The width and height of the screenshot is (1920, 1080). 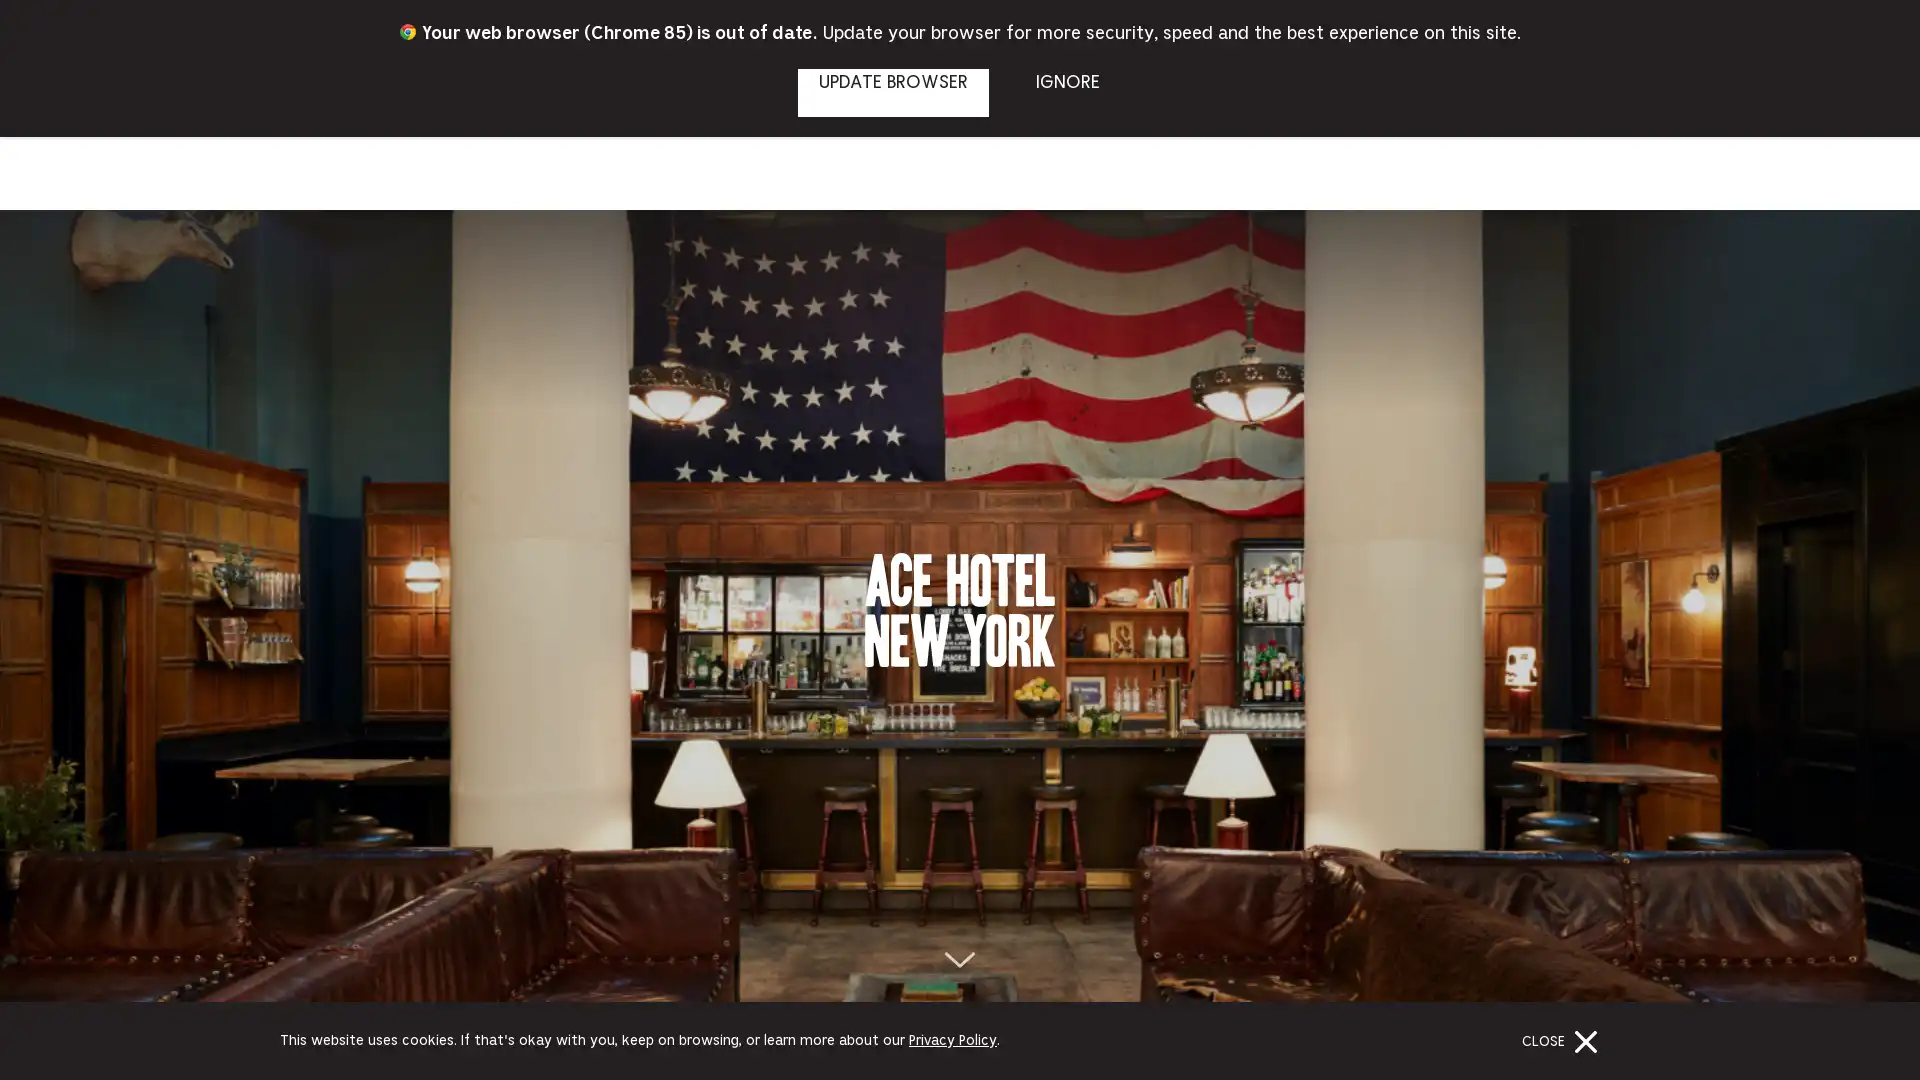 What do you see at coordinates (1066, 92) in the screenshot?
I see `IGNORE` at bounding box center [1066, 92].